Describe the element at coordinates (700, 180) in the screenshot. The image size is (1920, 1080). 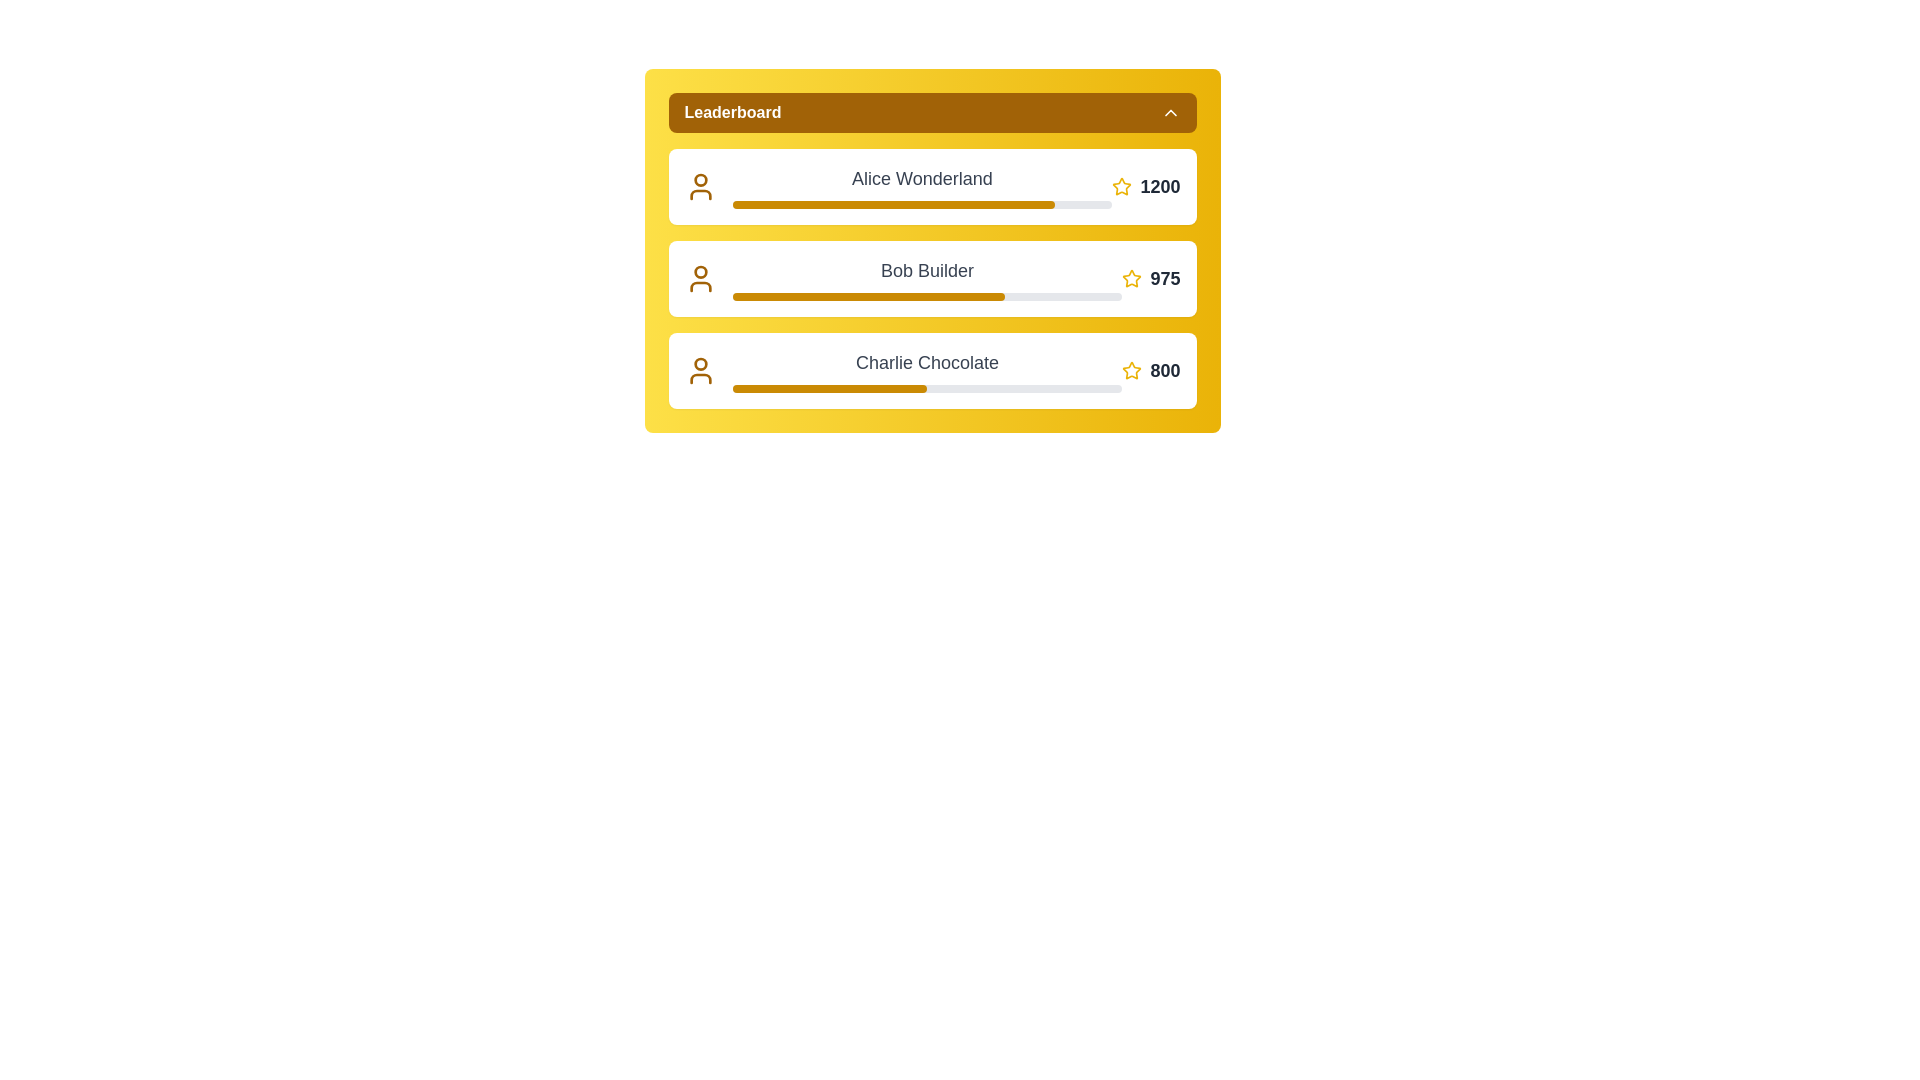
I see `the SVG Circle Graphic representing the user icon for 'Alice Wonderland' in the leaderboard's first entry` at that location.